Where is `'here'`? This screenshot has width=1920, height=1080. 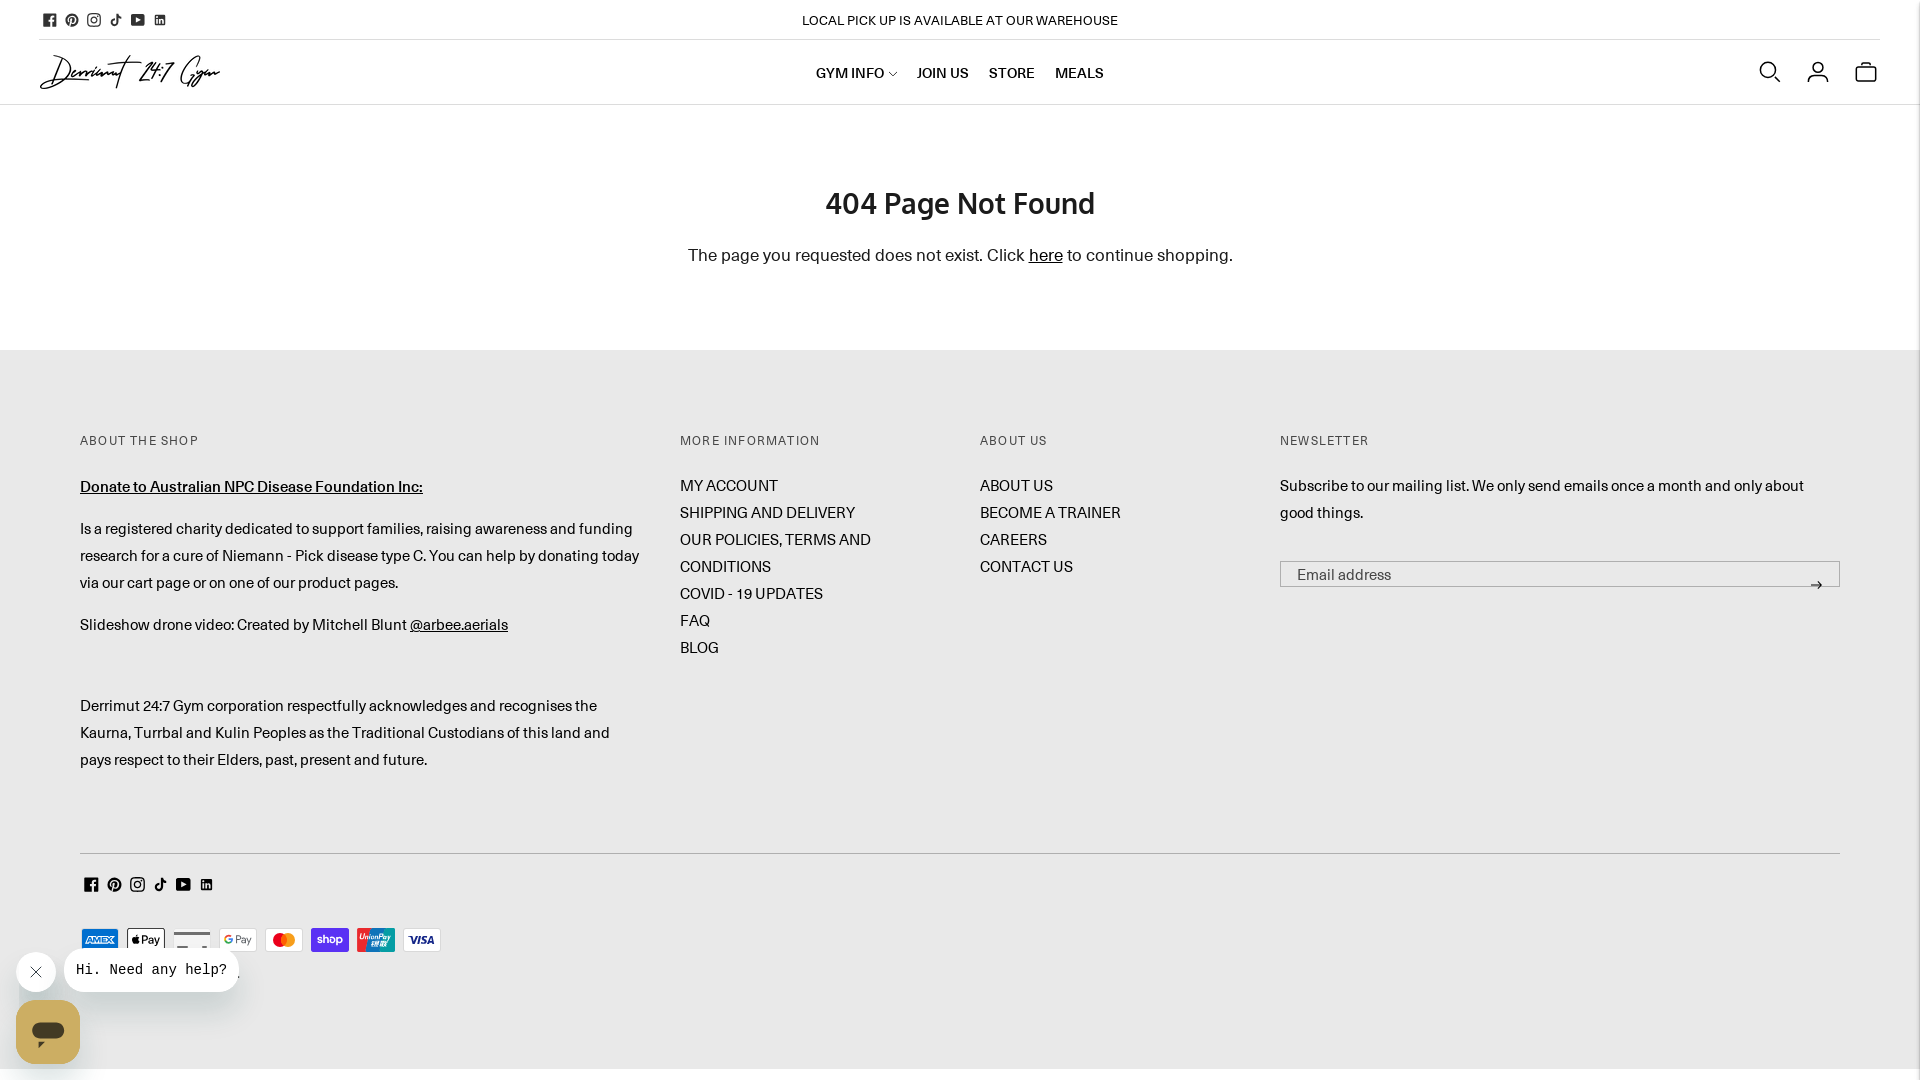 'here' is located at coordinates (1044, 253).